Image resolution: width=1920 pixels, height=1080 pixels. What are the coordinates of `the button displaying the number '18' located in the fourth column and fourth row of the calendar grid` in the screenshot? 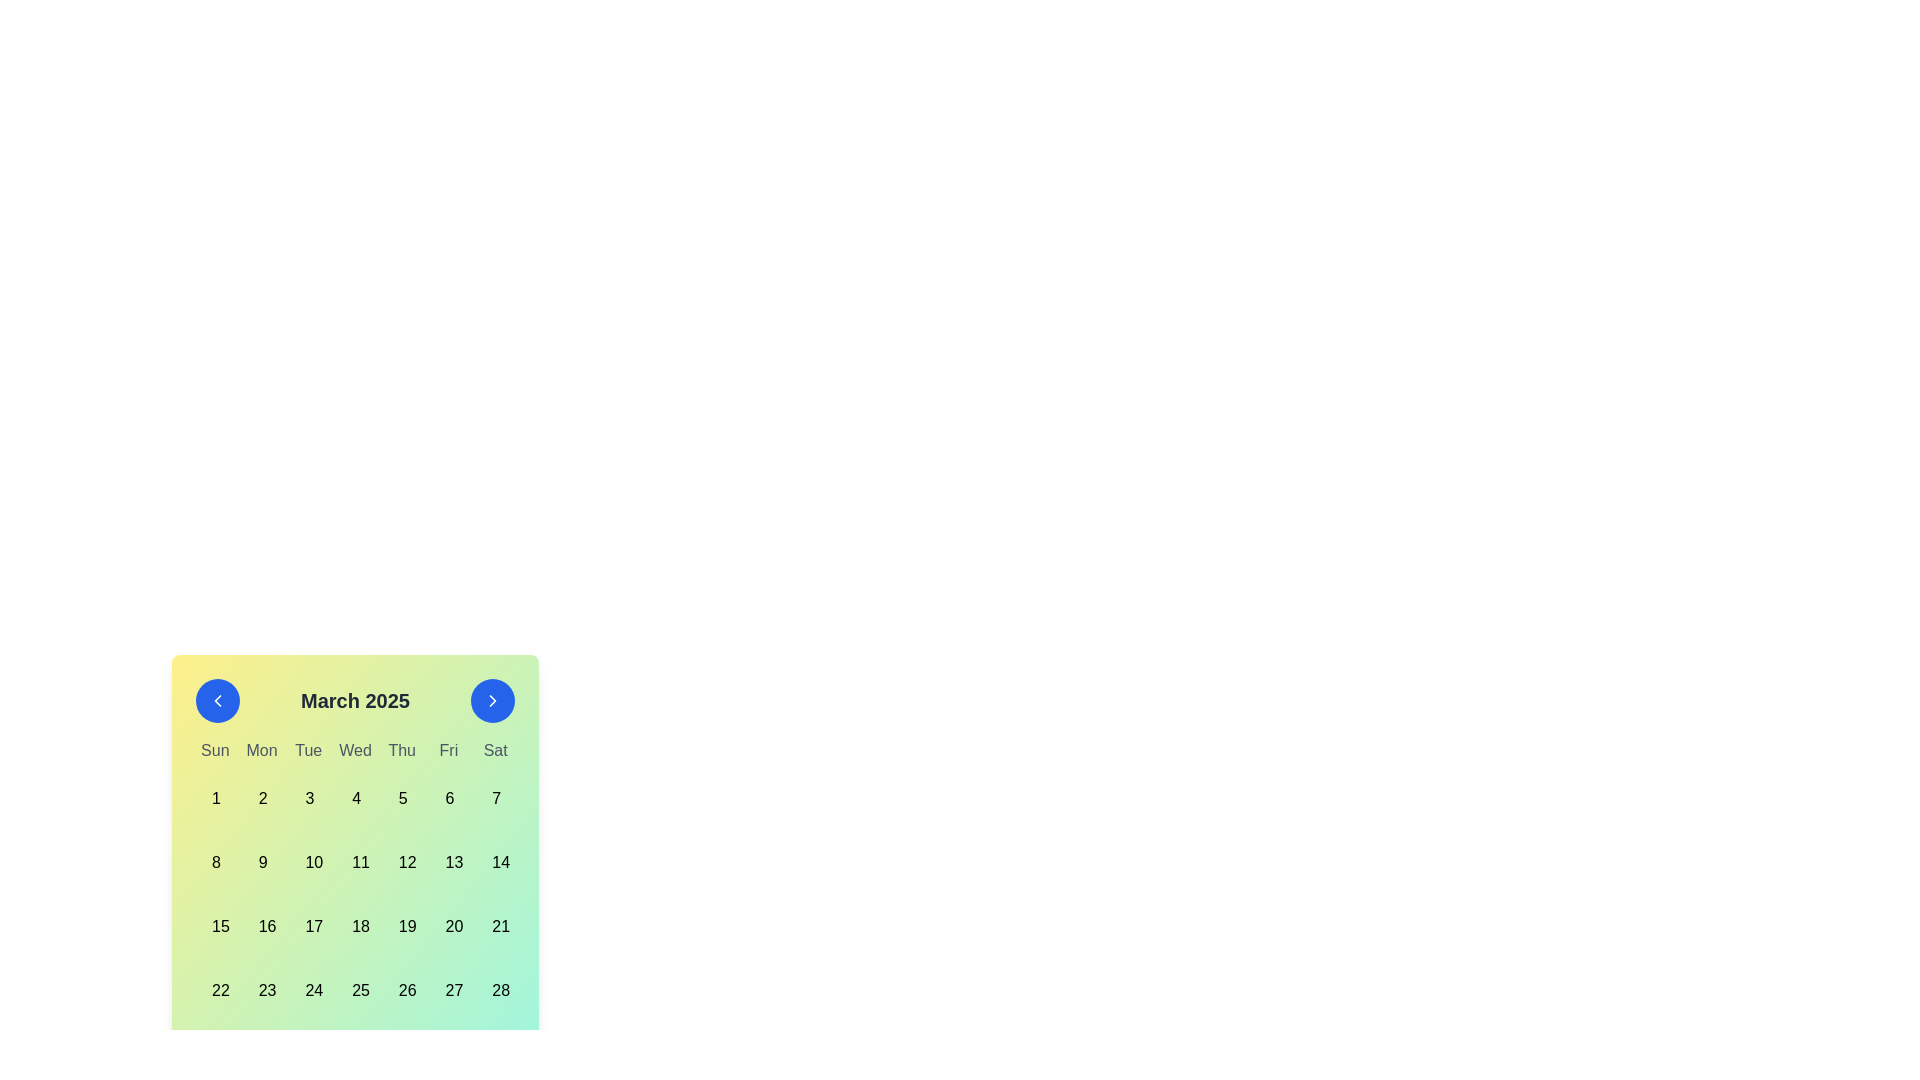 It's located at (355, 926).